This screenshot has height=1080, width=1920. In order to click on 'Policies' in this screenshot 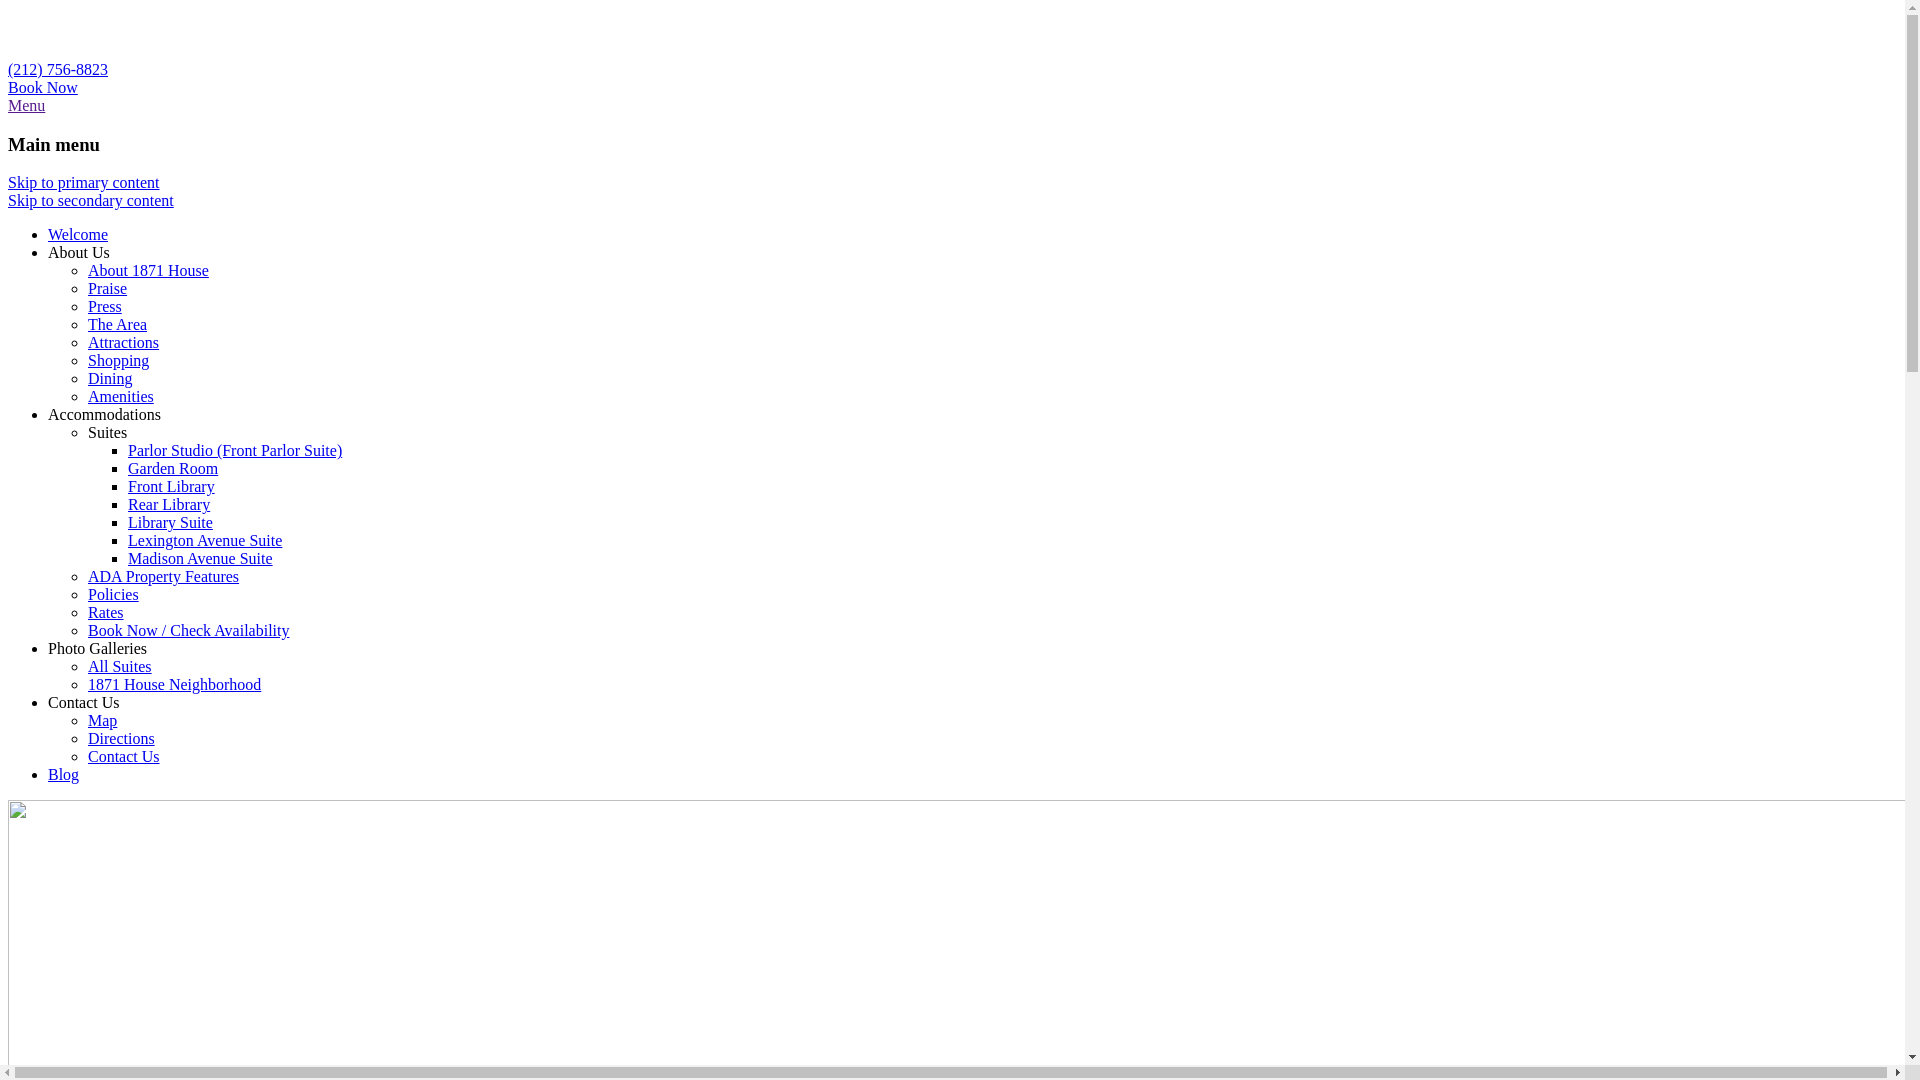, I will do `click(112, 593)`.